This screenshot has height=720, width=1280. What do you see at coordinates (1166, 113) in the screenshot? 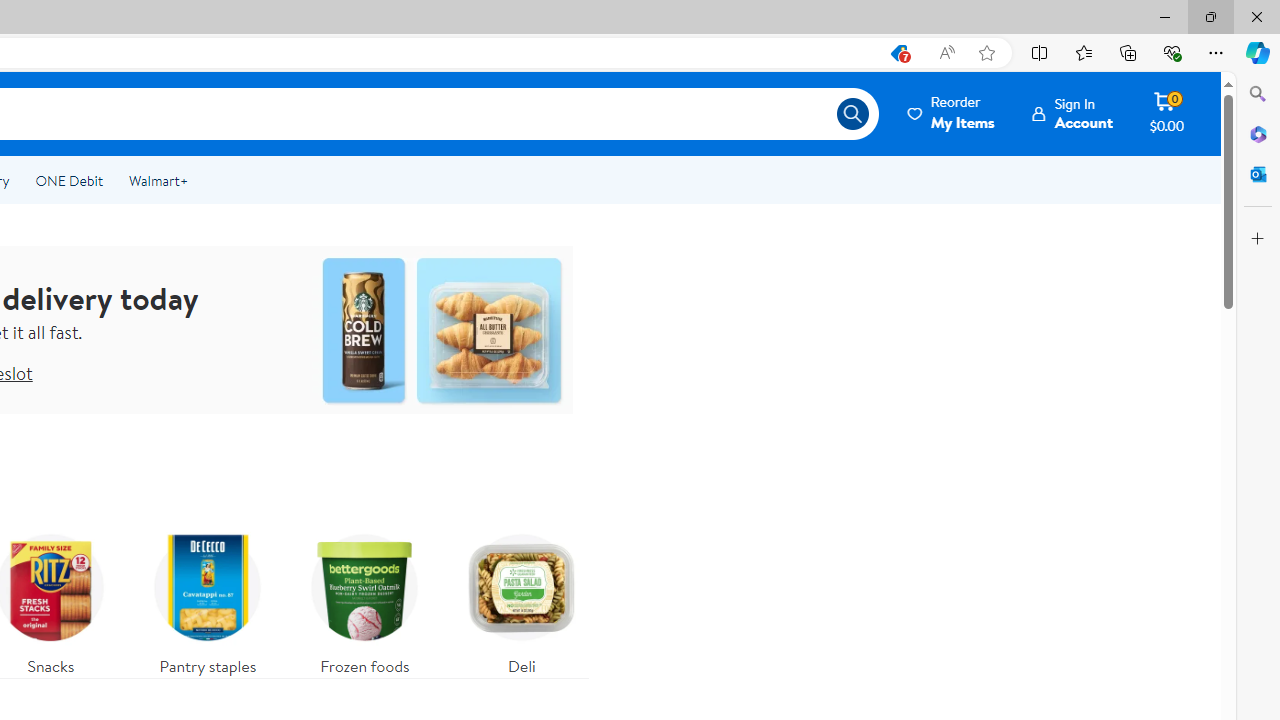
I see `'Cart contains 0 items Total Amount $0.00'` at bounding box center [1166, 113].